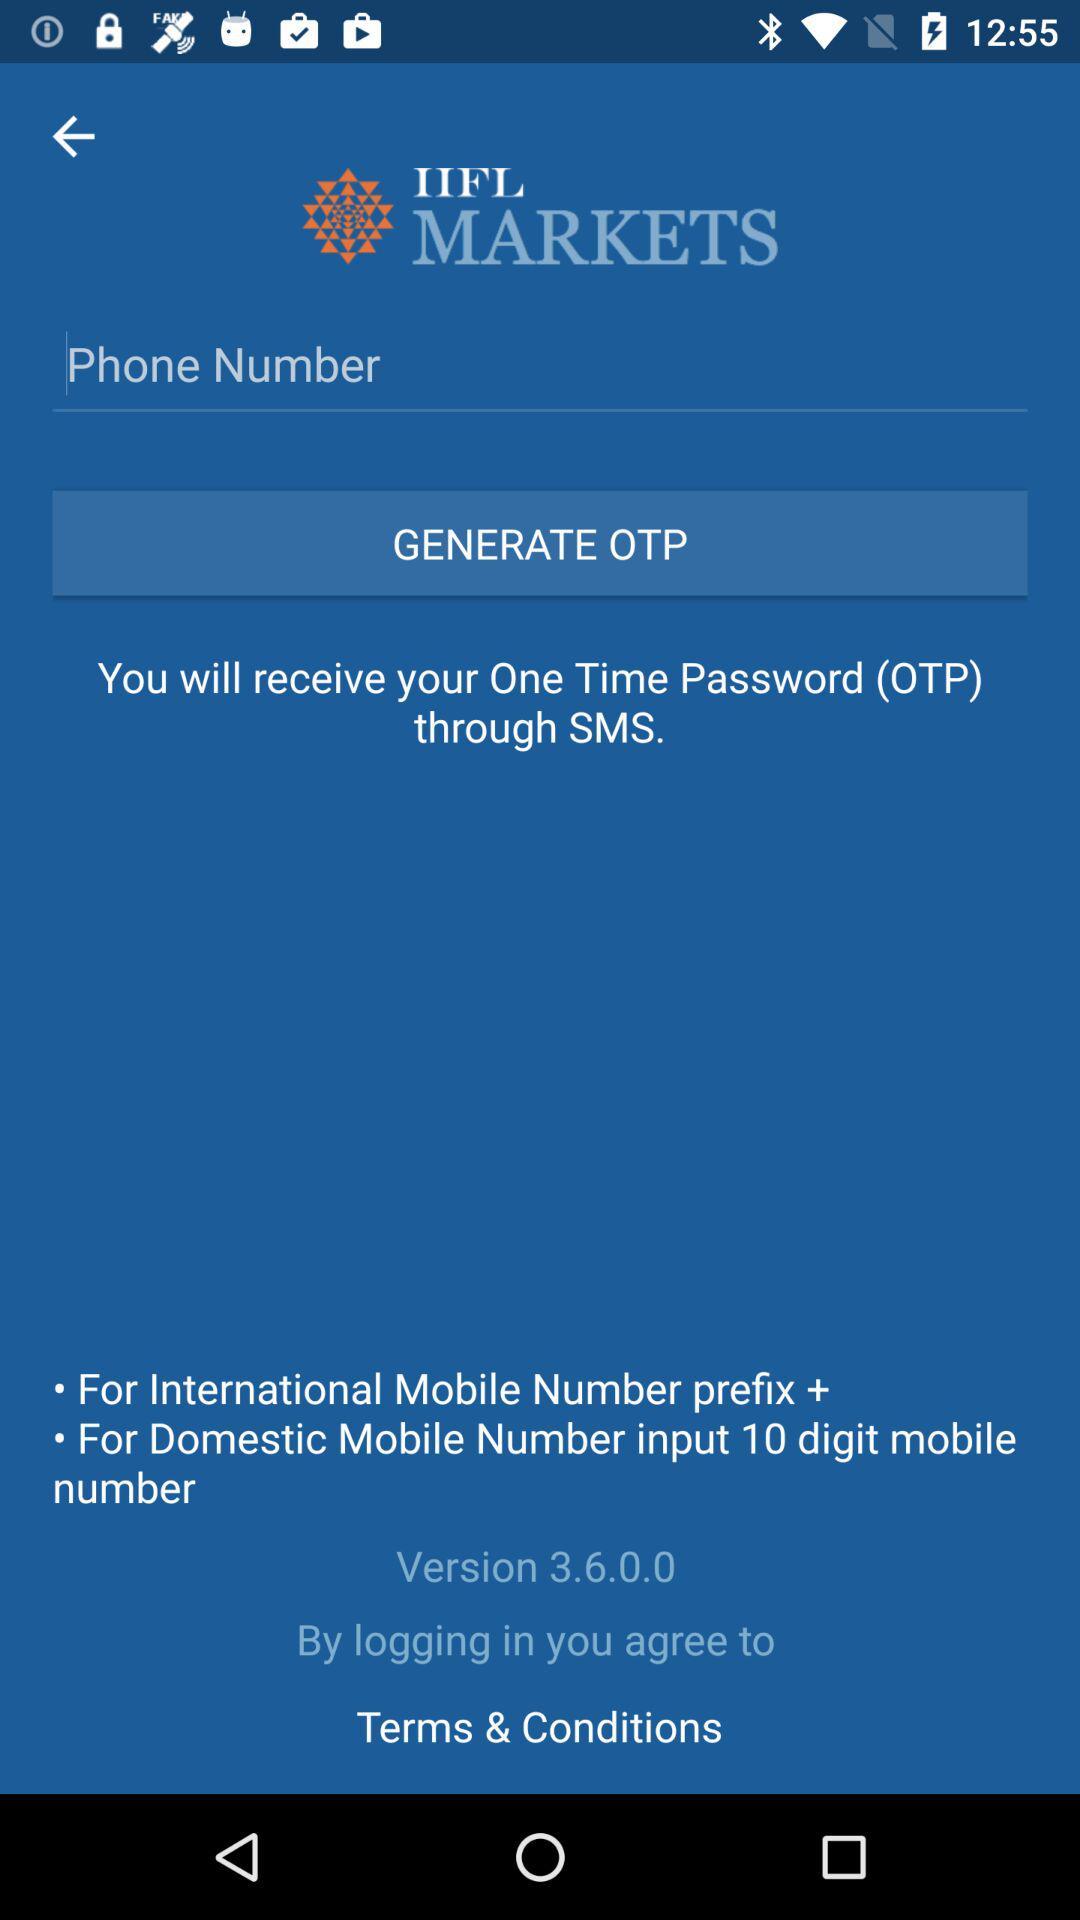 The width and height of the screenshot is (1080, 1920). Describe the element at coordinates (538, 1724) in the screenshot. I see `the item below the by logging in icon` at that location.